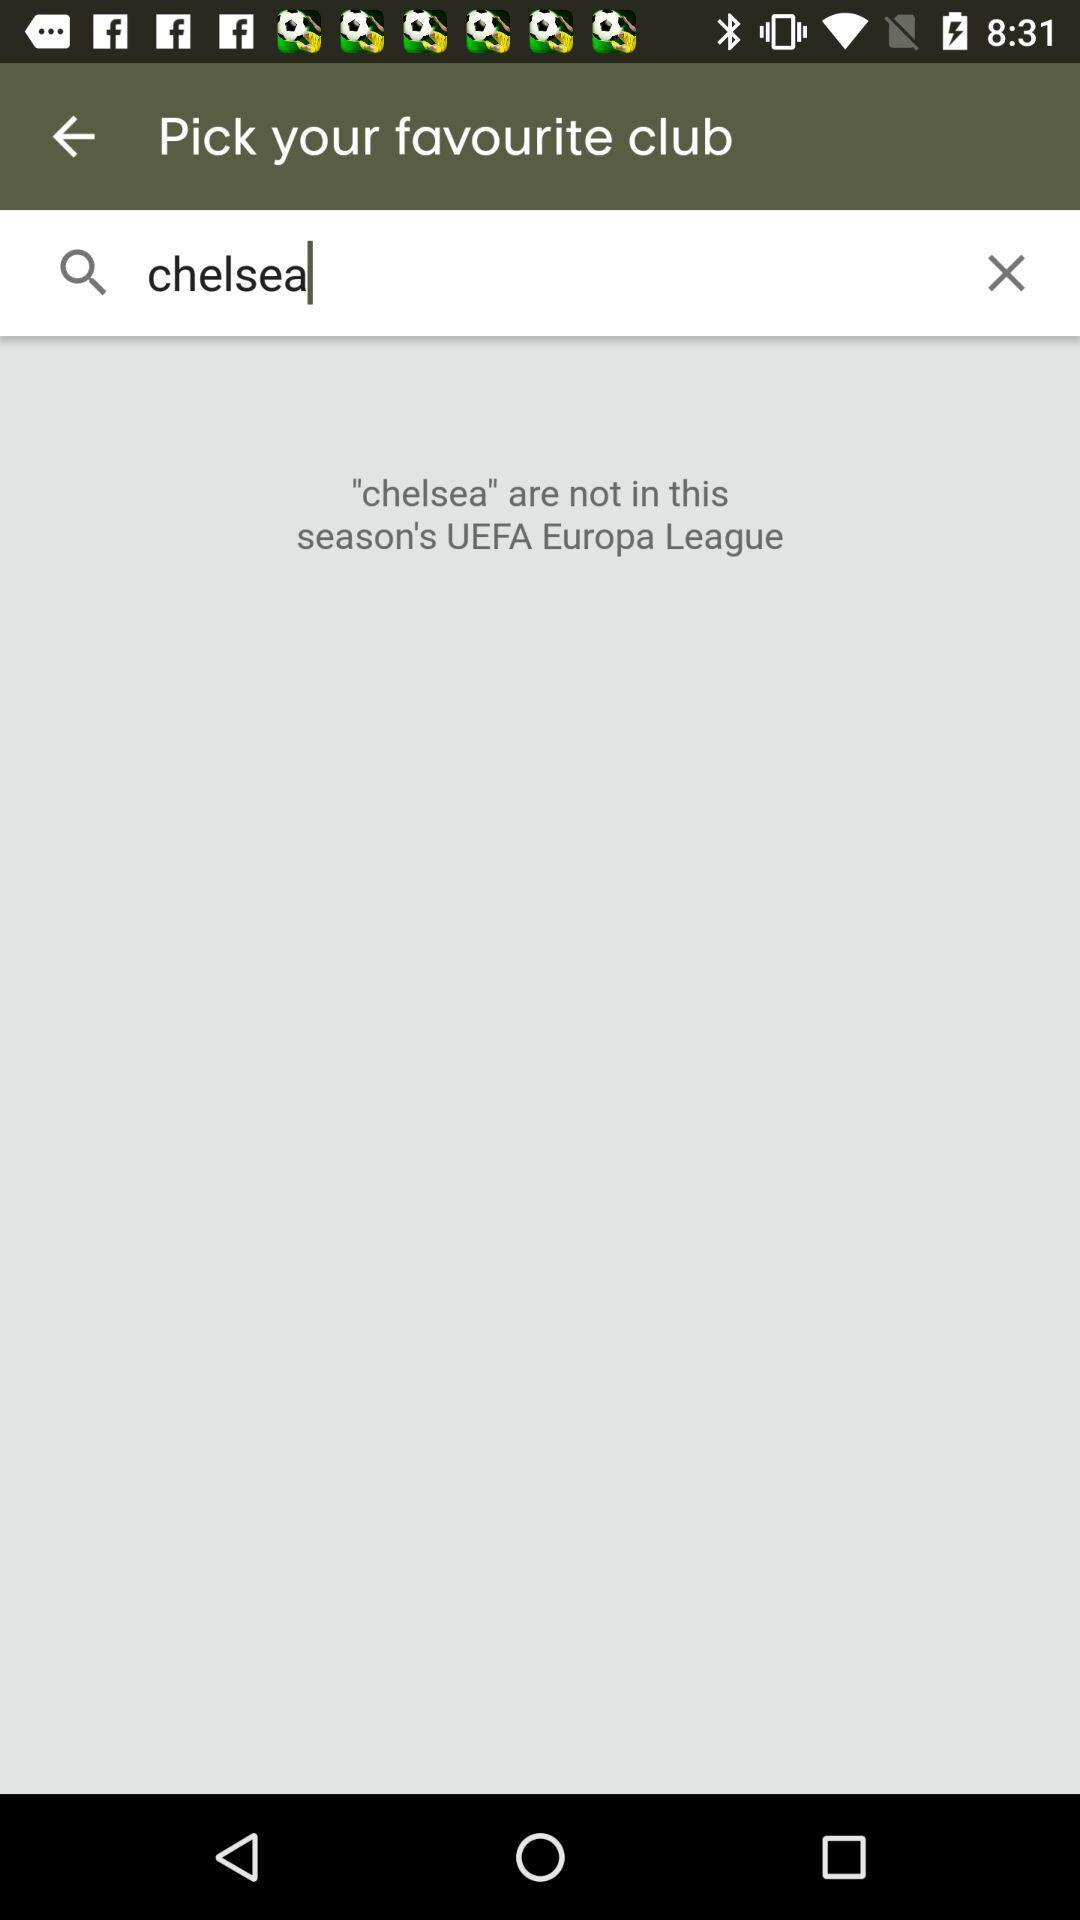  What do you see at coordinates (1006, 272) in the screenshot?
I see `icon to the right of chelsea` at bounding box center [1006, 272].